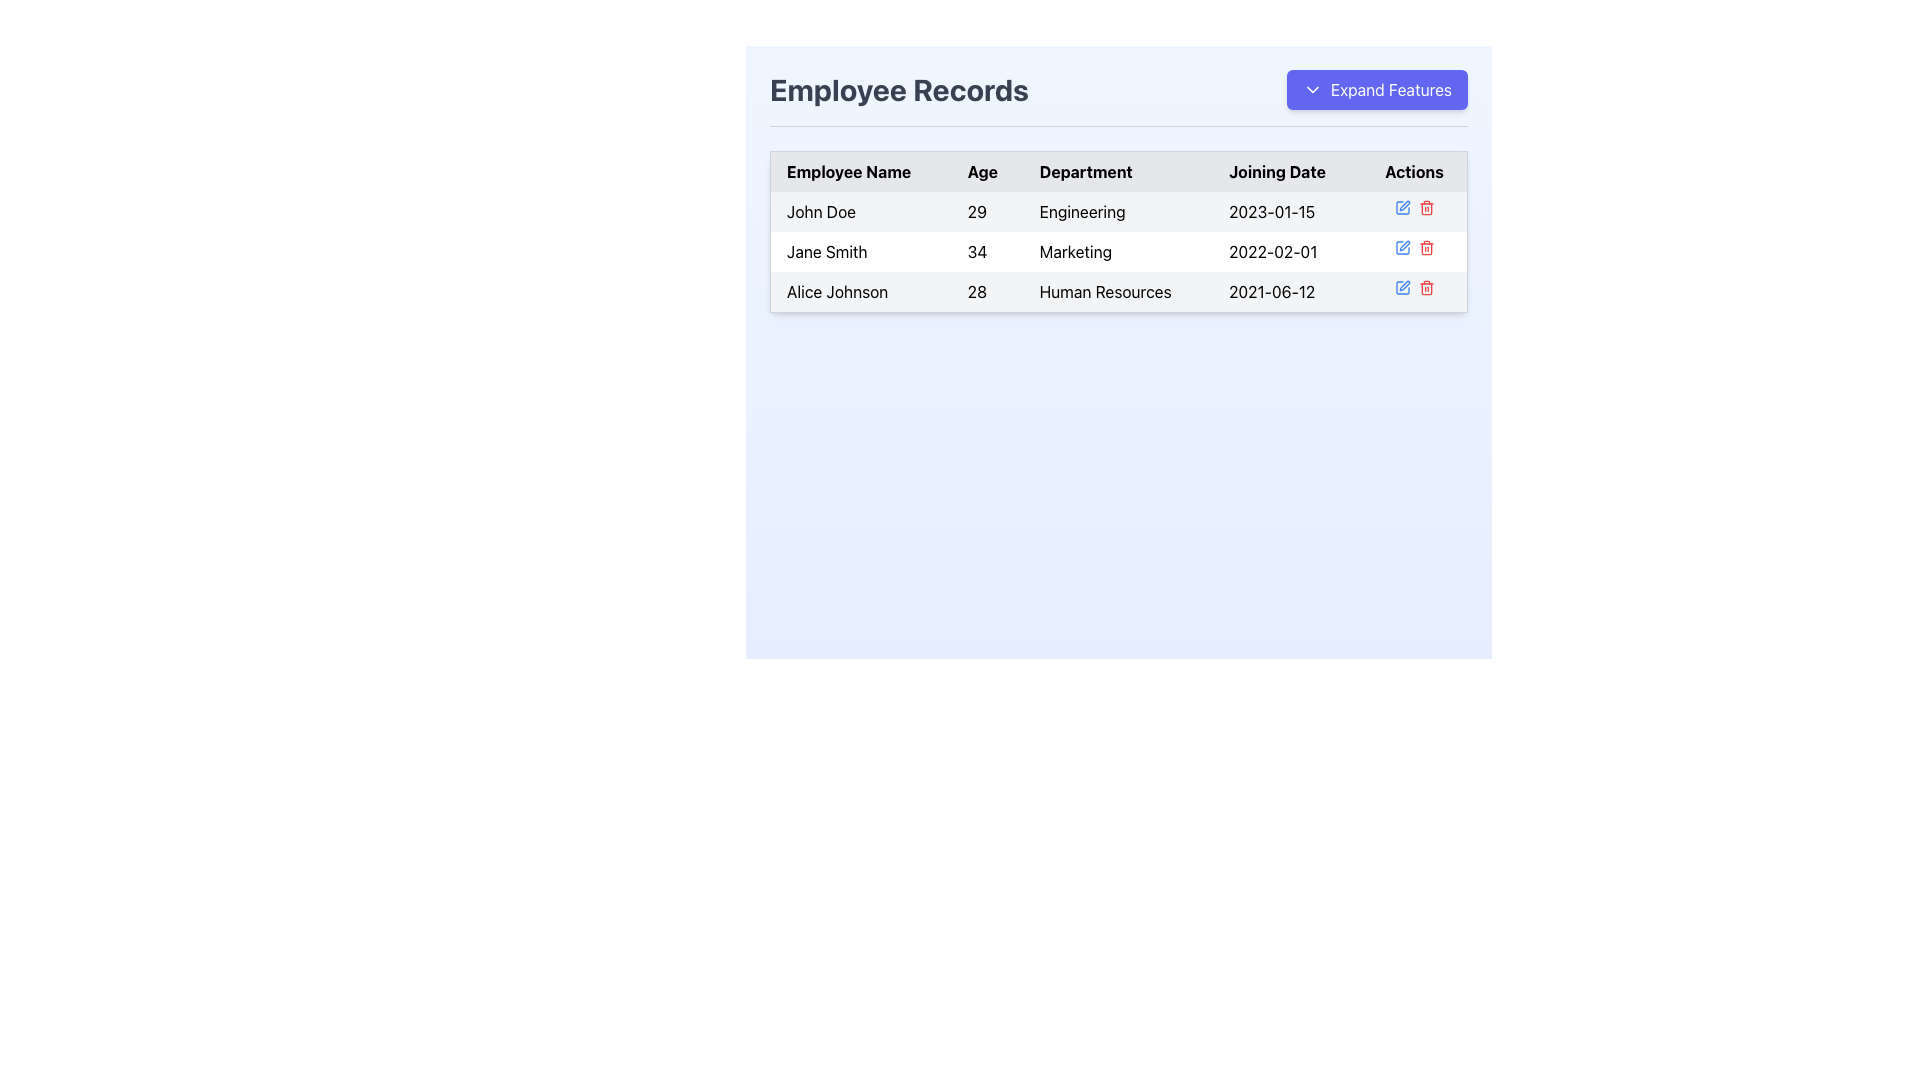 The height and width of the screenshot is (1080, 1920). I want to click on the edit icon representing 'Jane Smith' in the Actions column to trigger the tooltip or highlight effect, so click(1401, 208).